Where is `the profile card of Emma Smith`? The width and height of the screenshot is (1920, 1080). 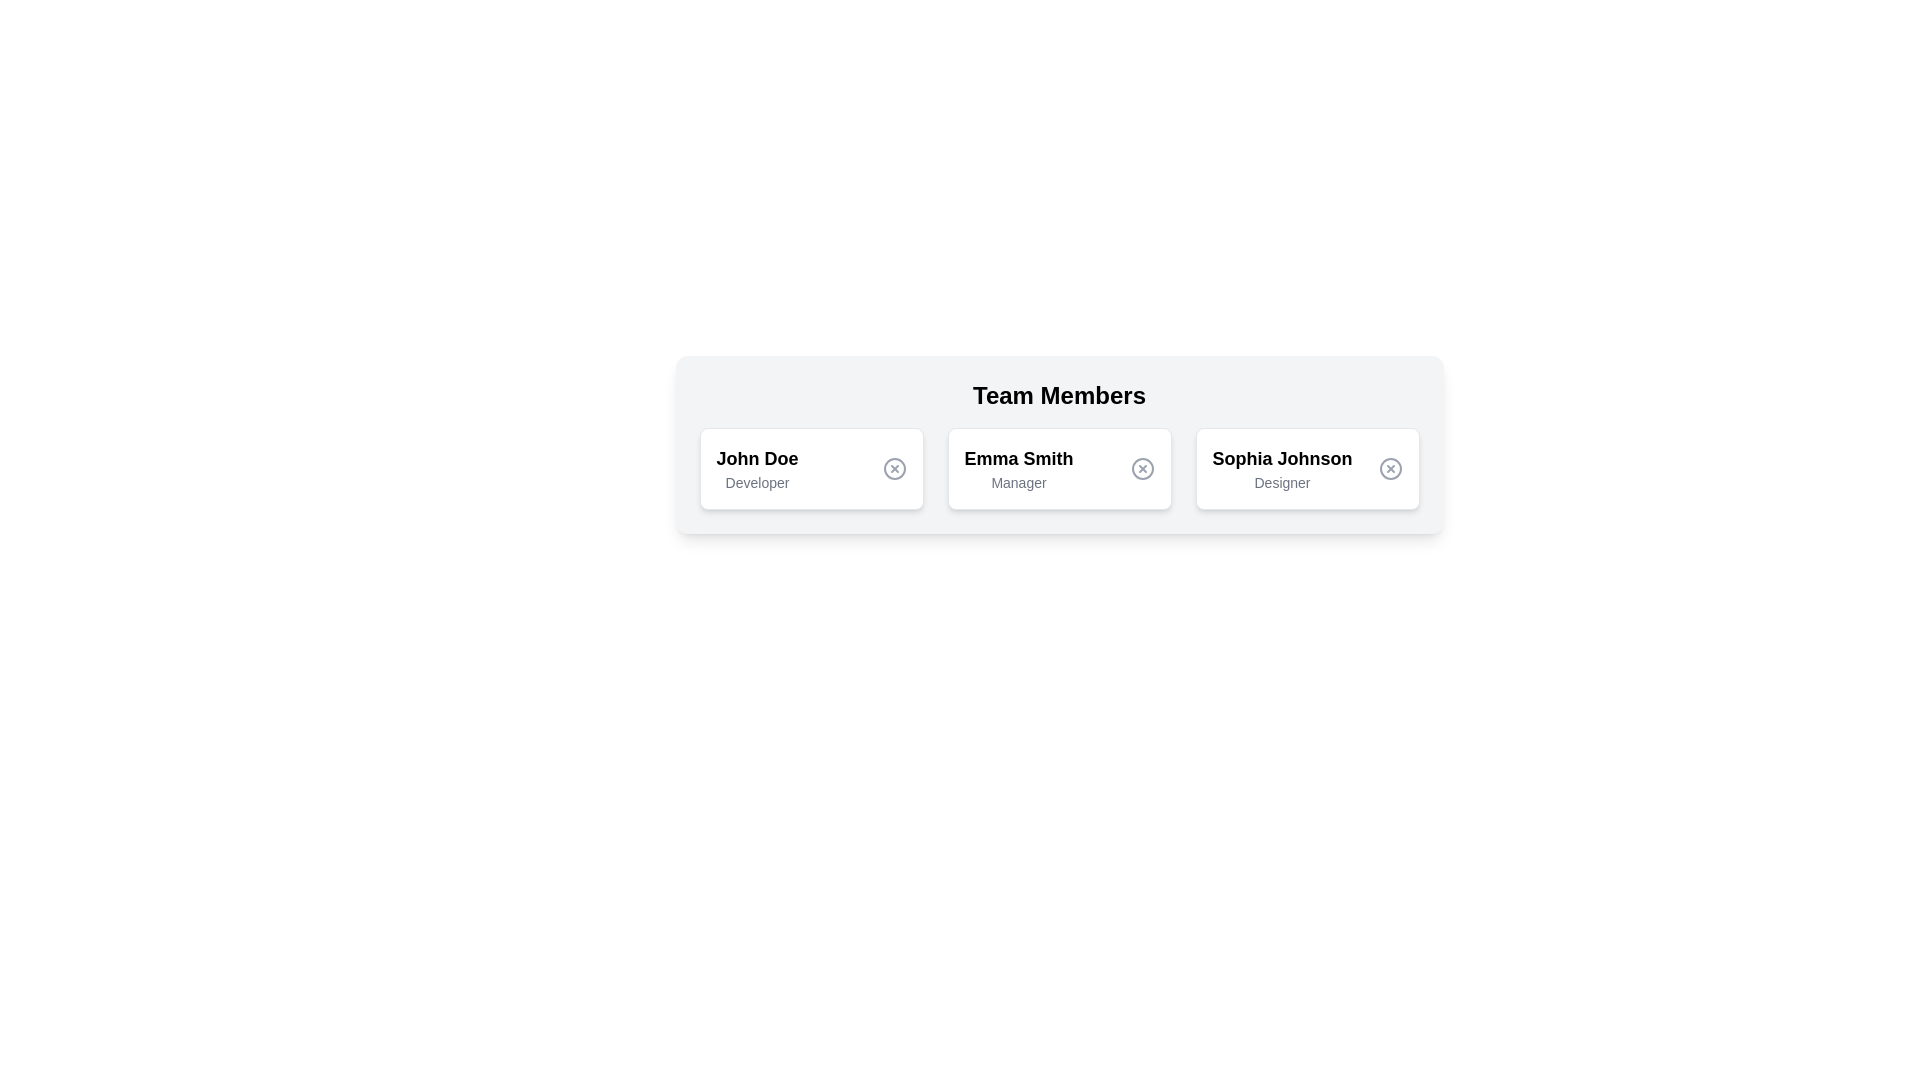
the profile card of Emma Smith is located at coordinates (1058, 469).